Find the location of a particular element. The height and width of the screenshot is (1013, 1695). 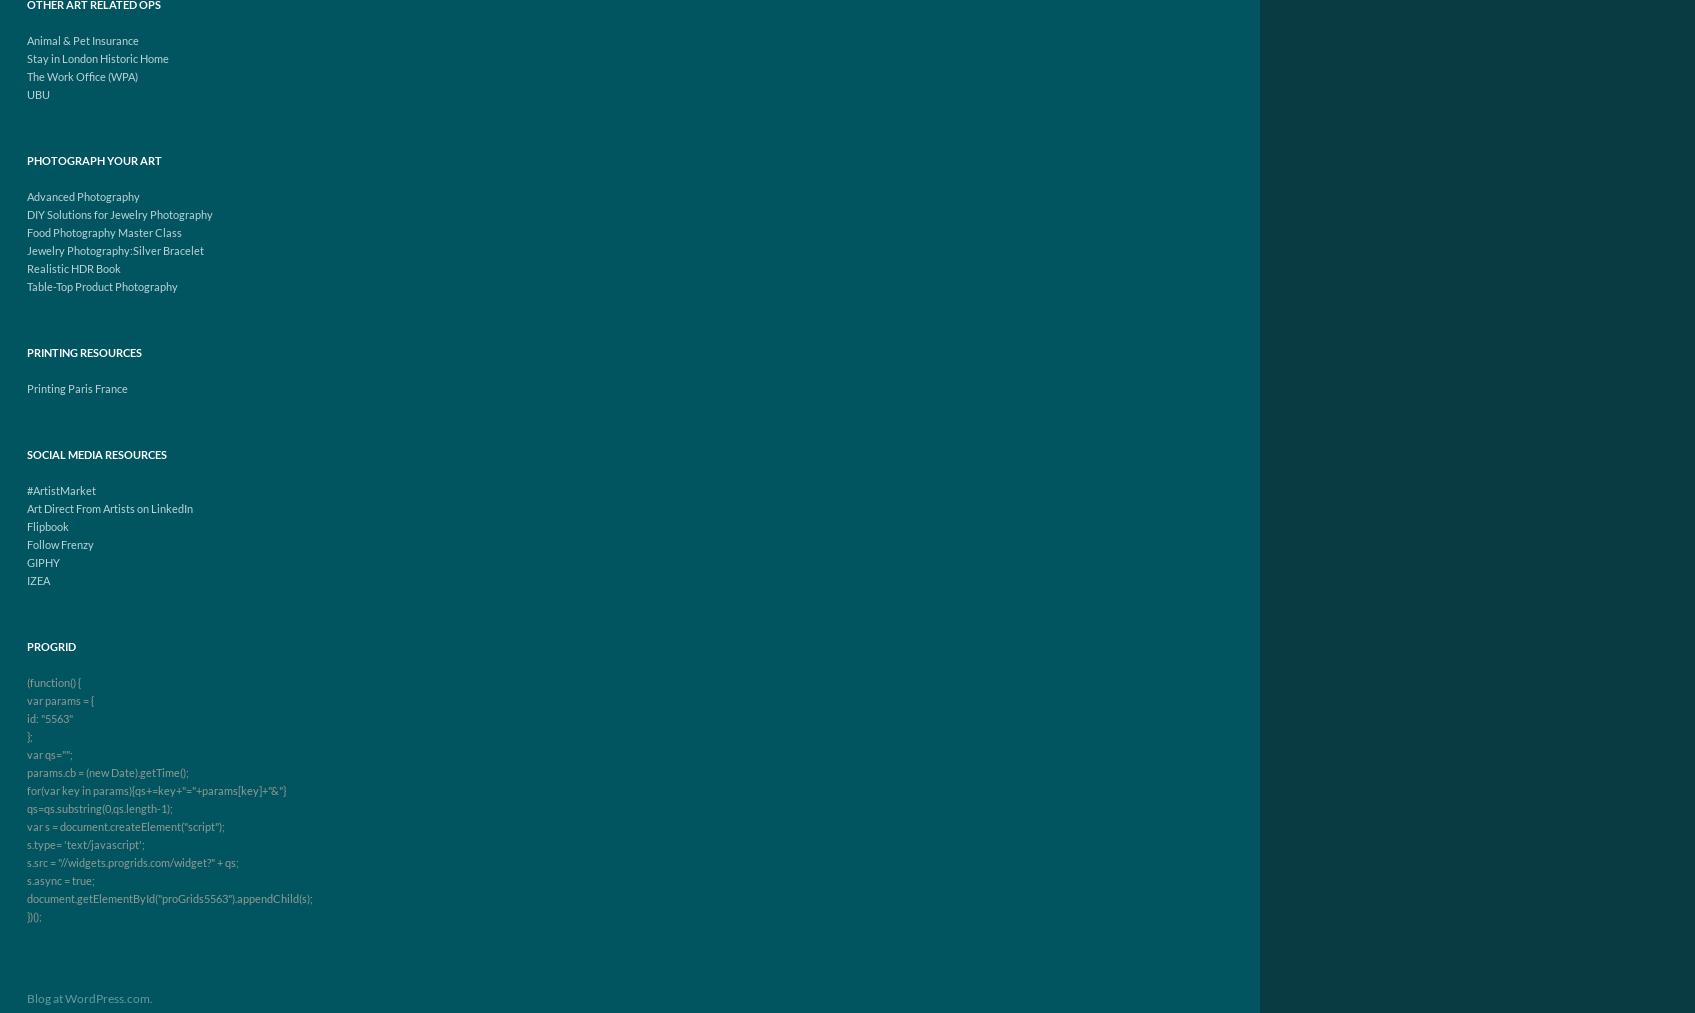

'Advanced Photography' is located at coordinates (82, 196).